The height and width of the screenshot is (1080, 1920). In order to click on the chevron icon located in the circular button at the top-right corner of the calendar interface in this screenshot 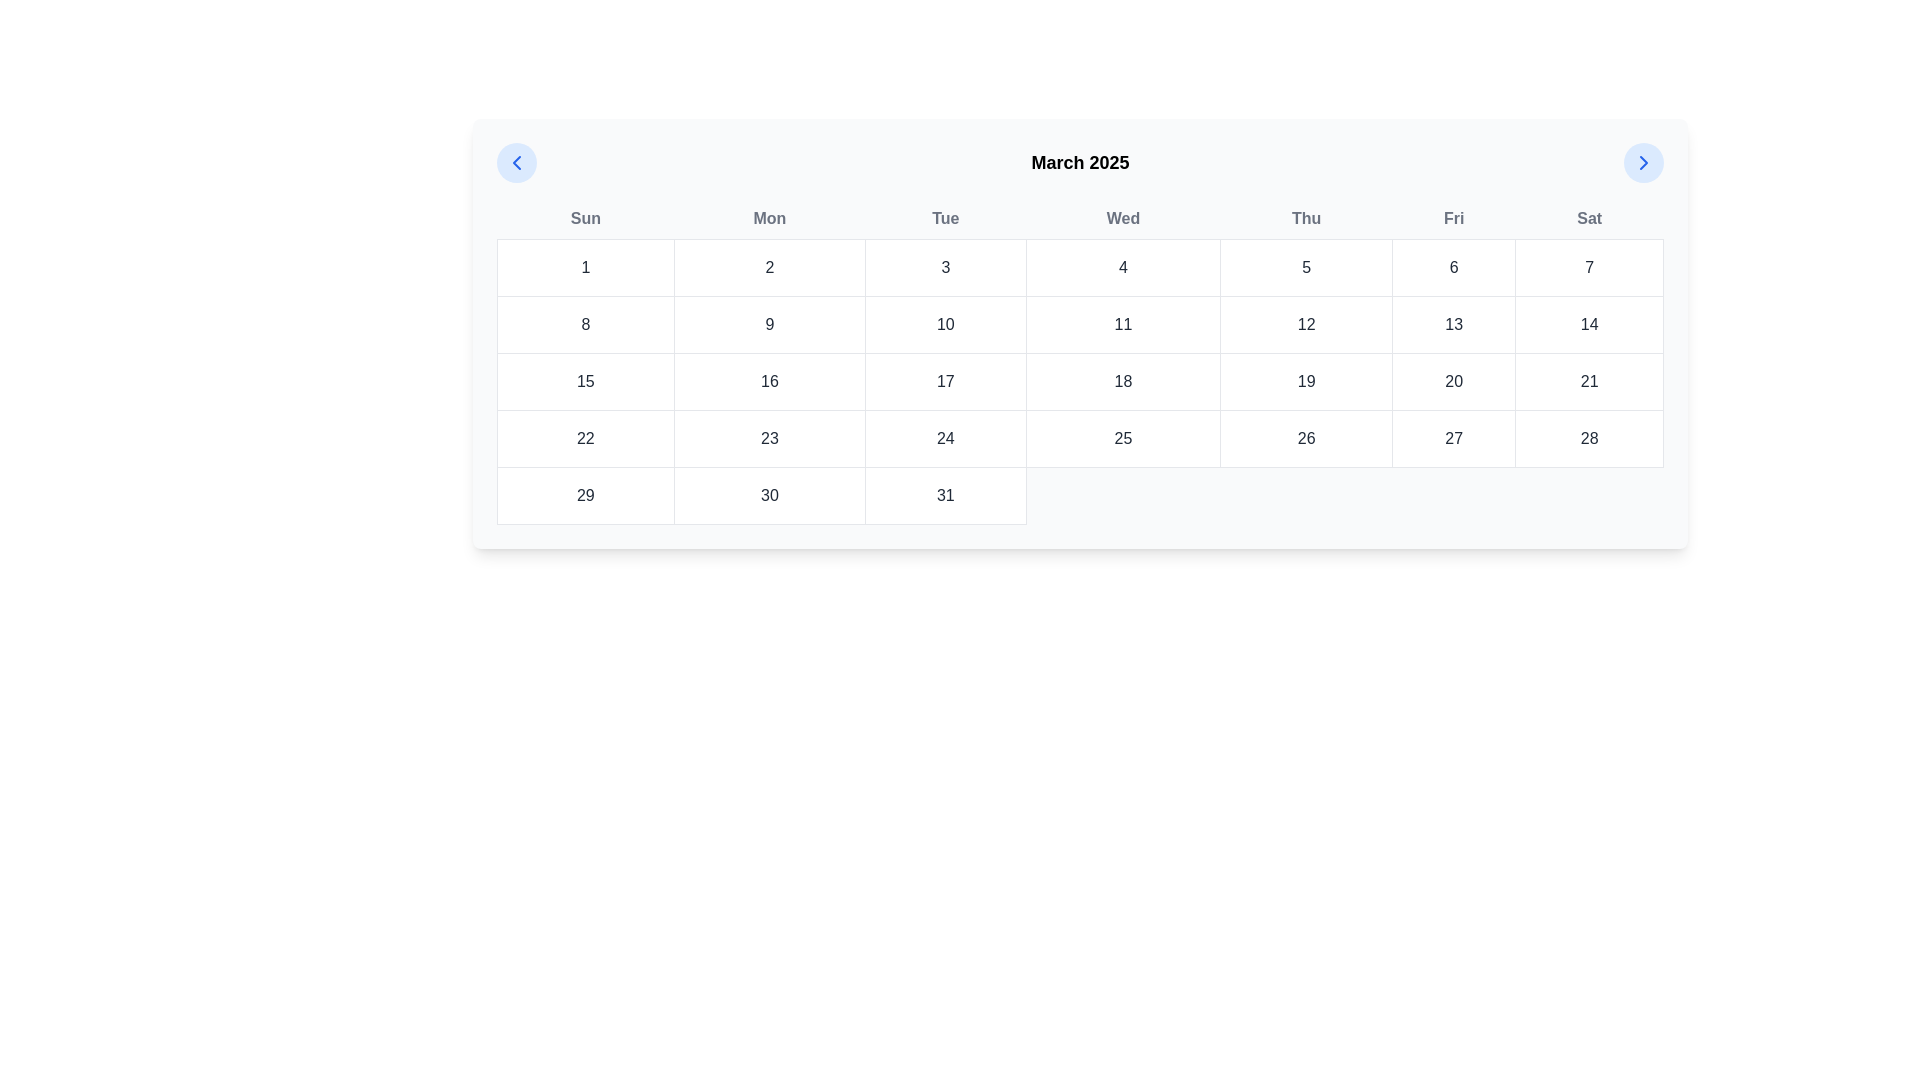, I will do `click(1643, 161)`.